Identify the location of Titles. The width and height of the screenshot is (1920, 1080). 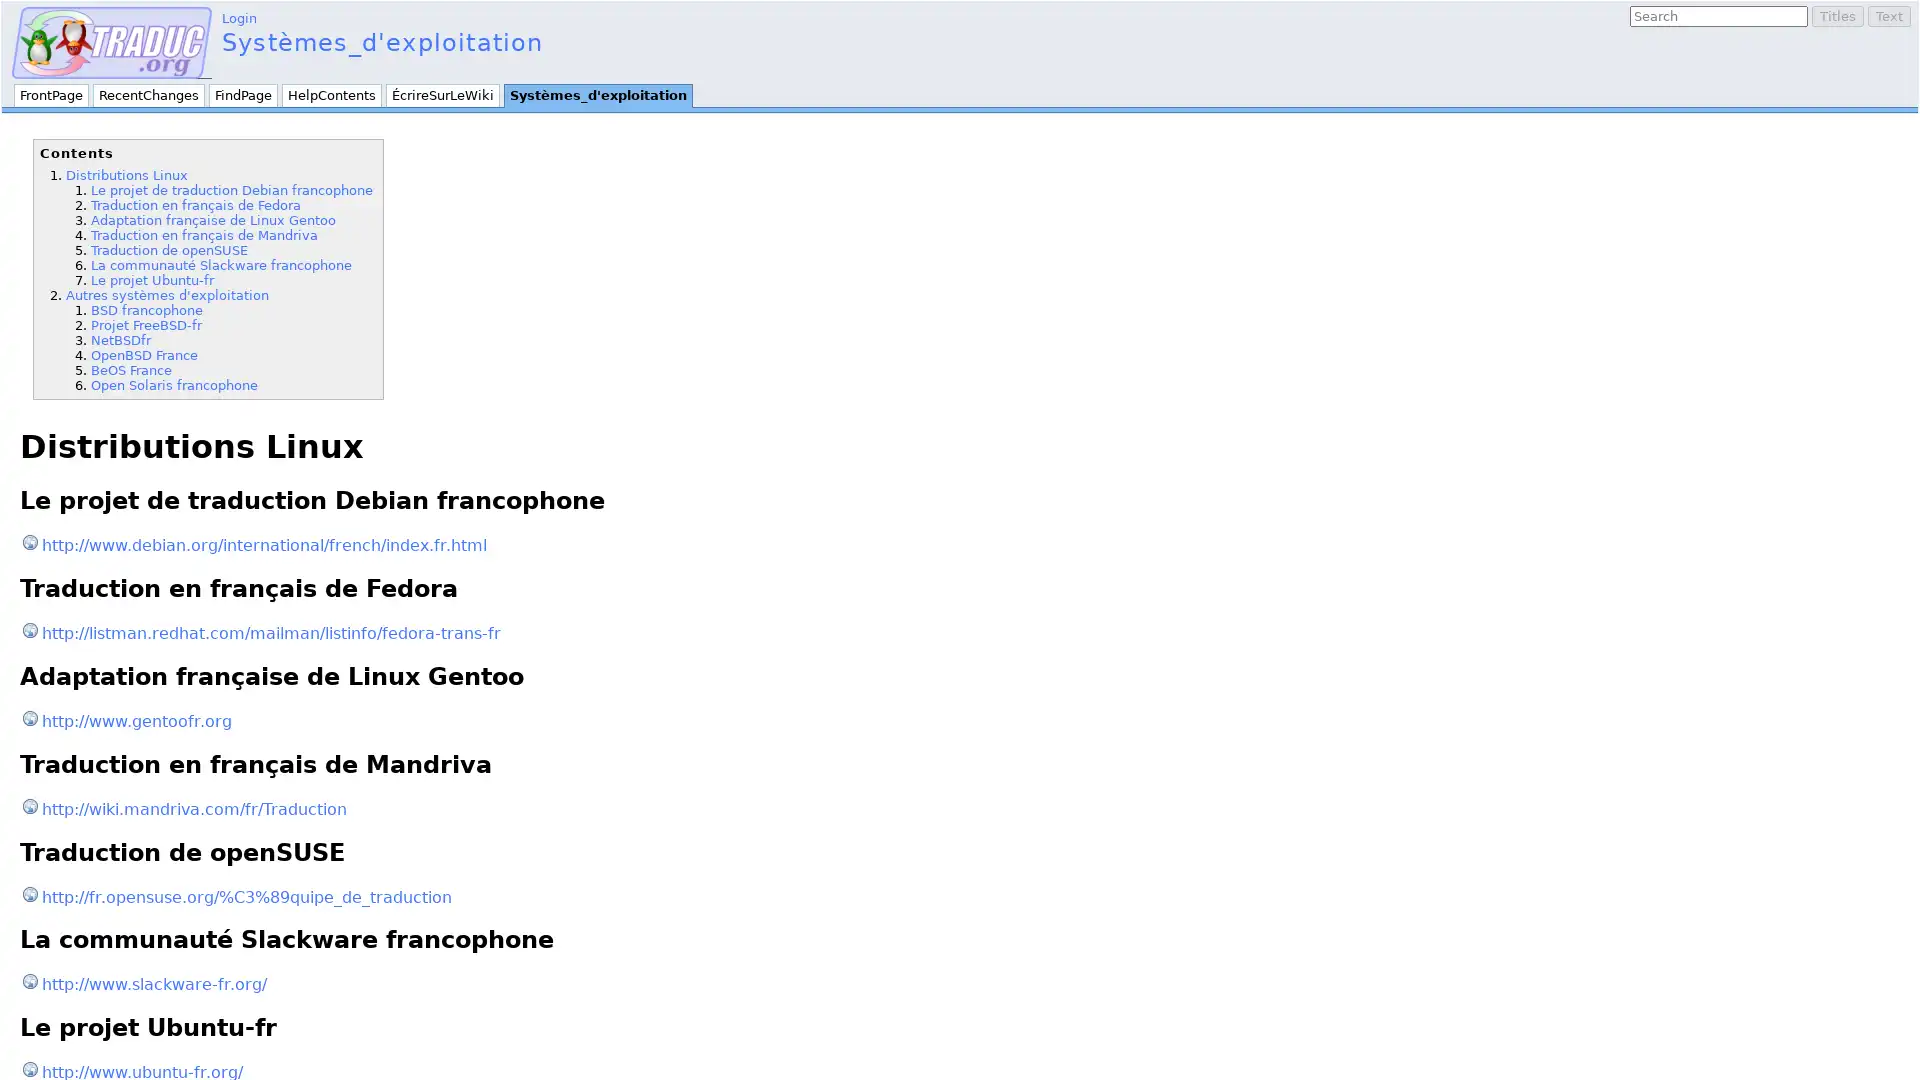
(1838, 16).